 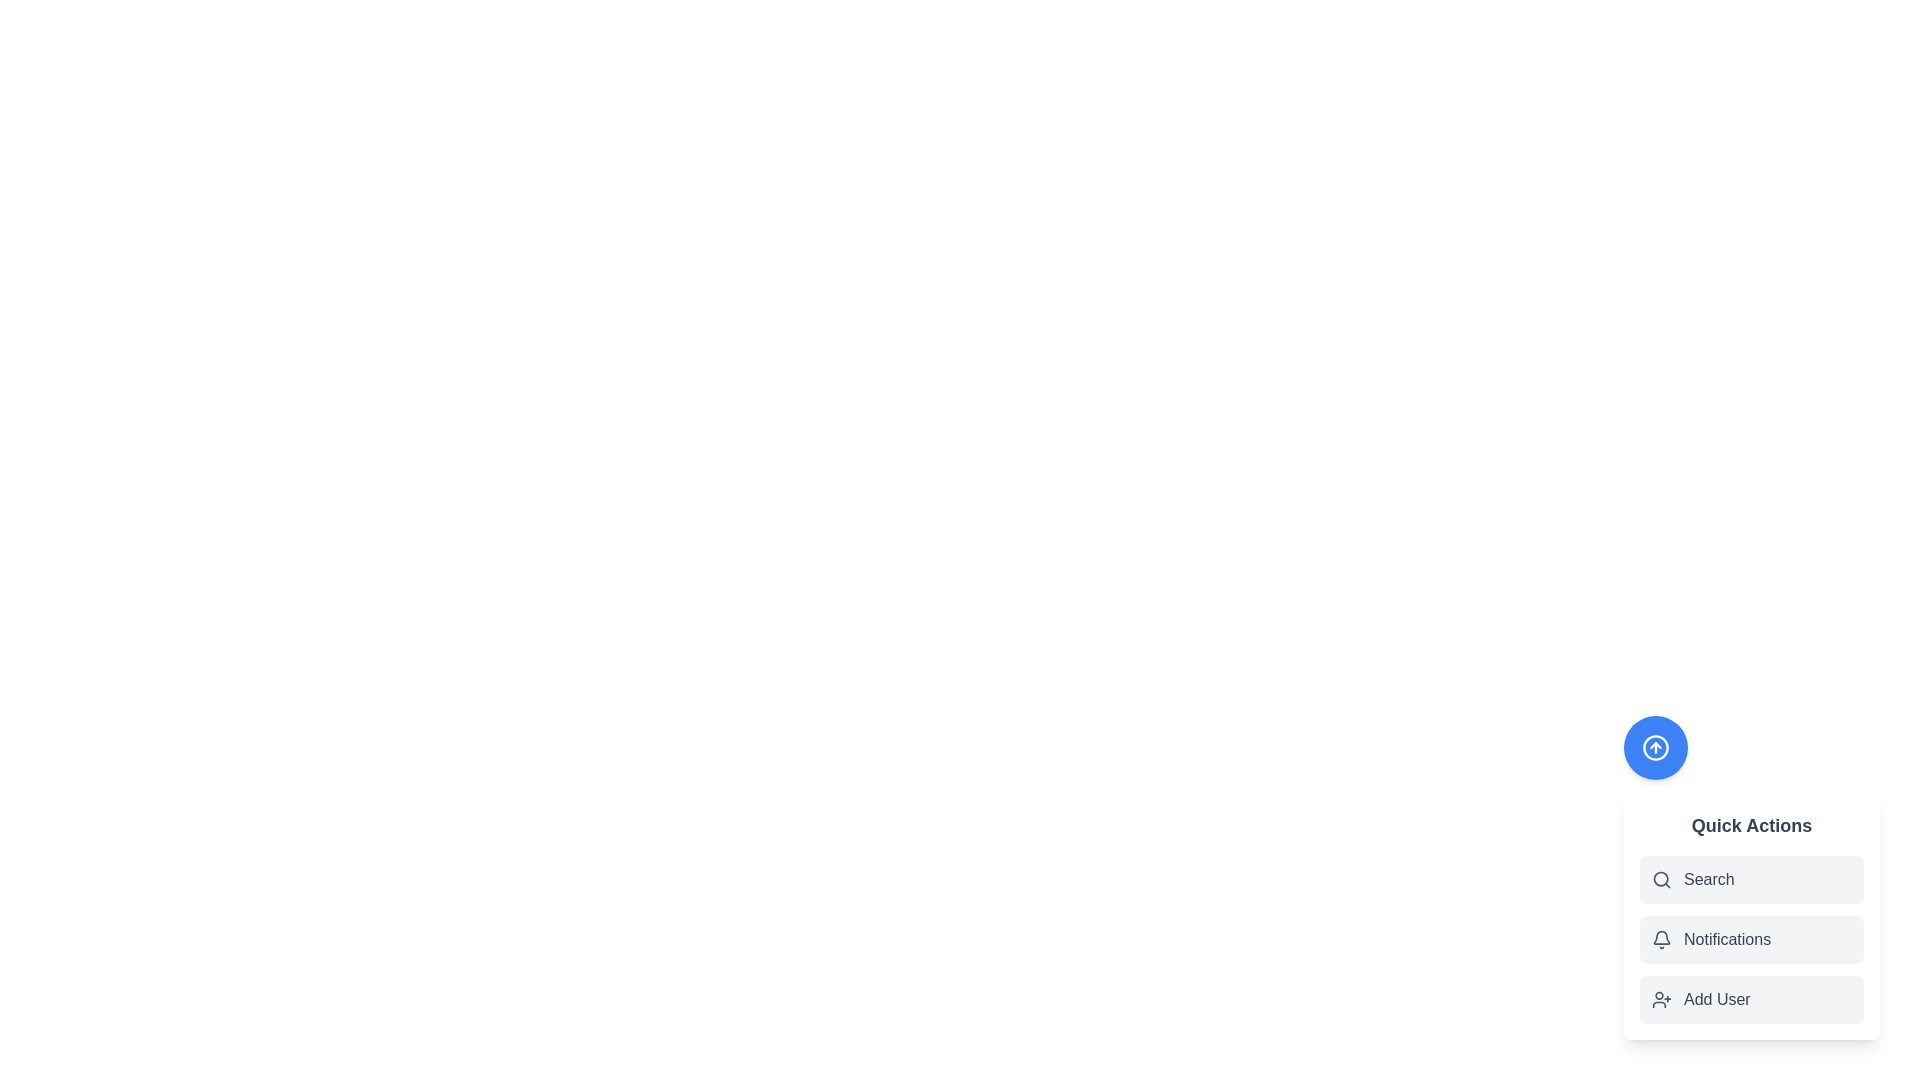 I want to click on the circular SVG graphic element that resembles an upward-pointing arrow, located at the center of the circular button in the far bottom-right corner adjacent to the 'Quick Actions' panel, so click(x=1656, y=748).